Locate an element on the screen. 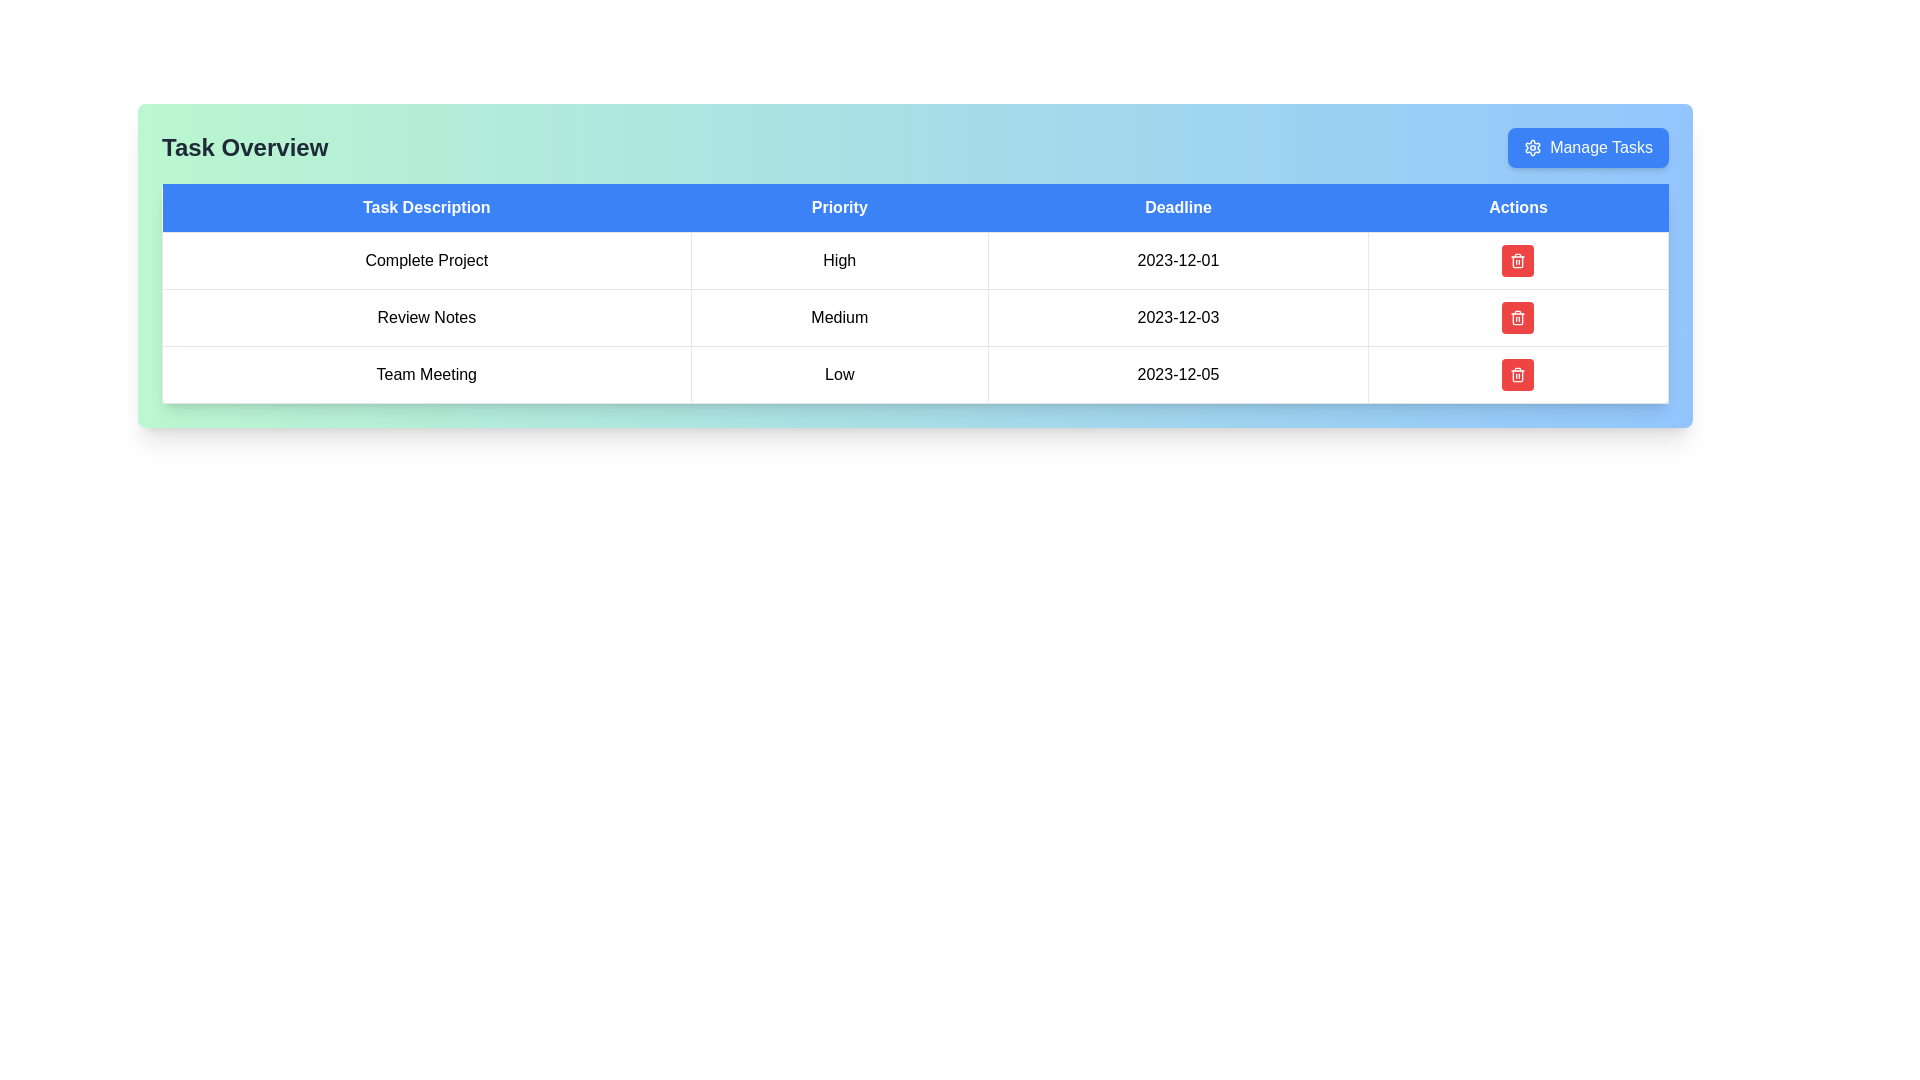 The image size is (1920, 1080). the settings icon located within the 'Manage Tasks' button at the top-right corner of the task management interface to initiate an action is located at coordinates (1532, 146).